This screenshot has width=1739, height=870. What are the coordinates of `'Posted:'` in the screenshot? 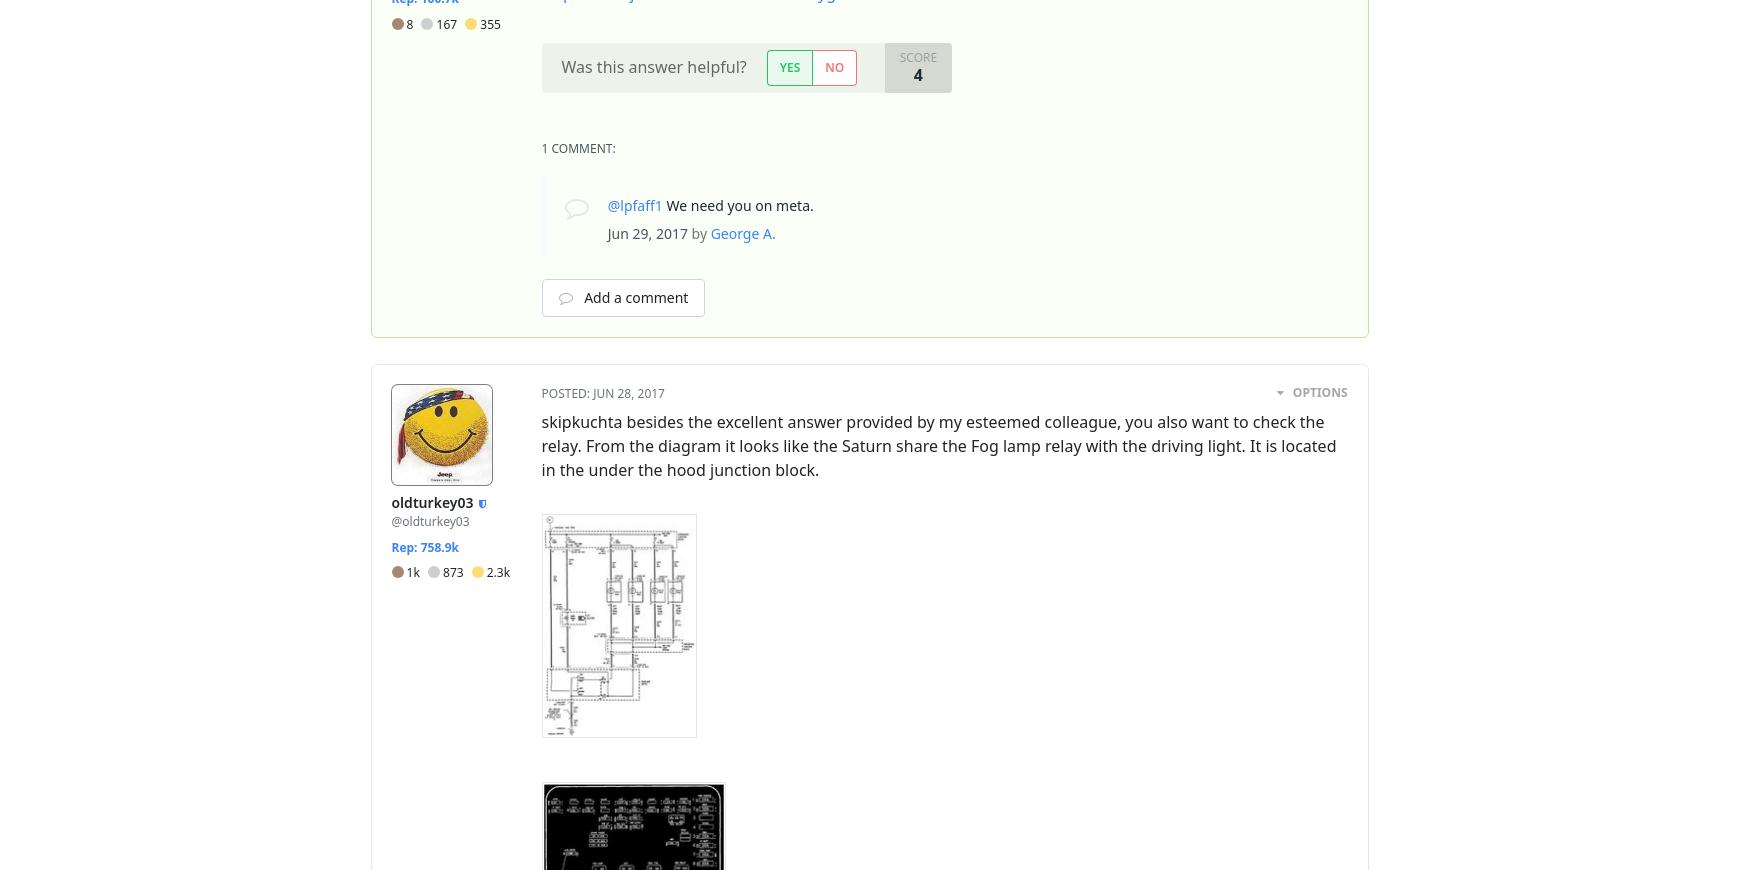 It's located at (566, 393).